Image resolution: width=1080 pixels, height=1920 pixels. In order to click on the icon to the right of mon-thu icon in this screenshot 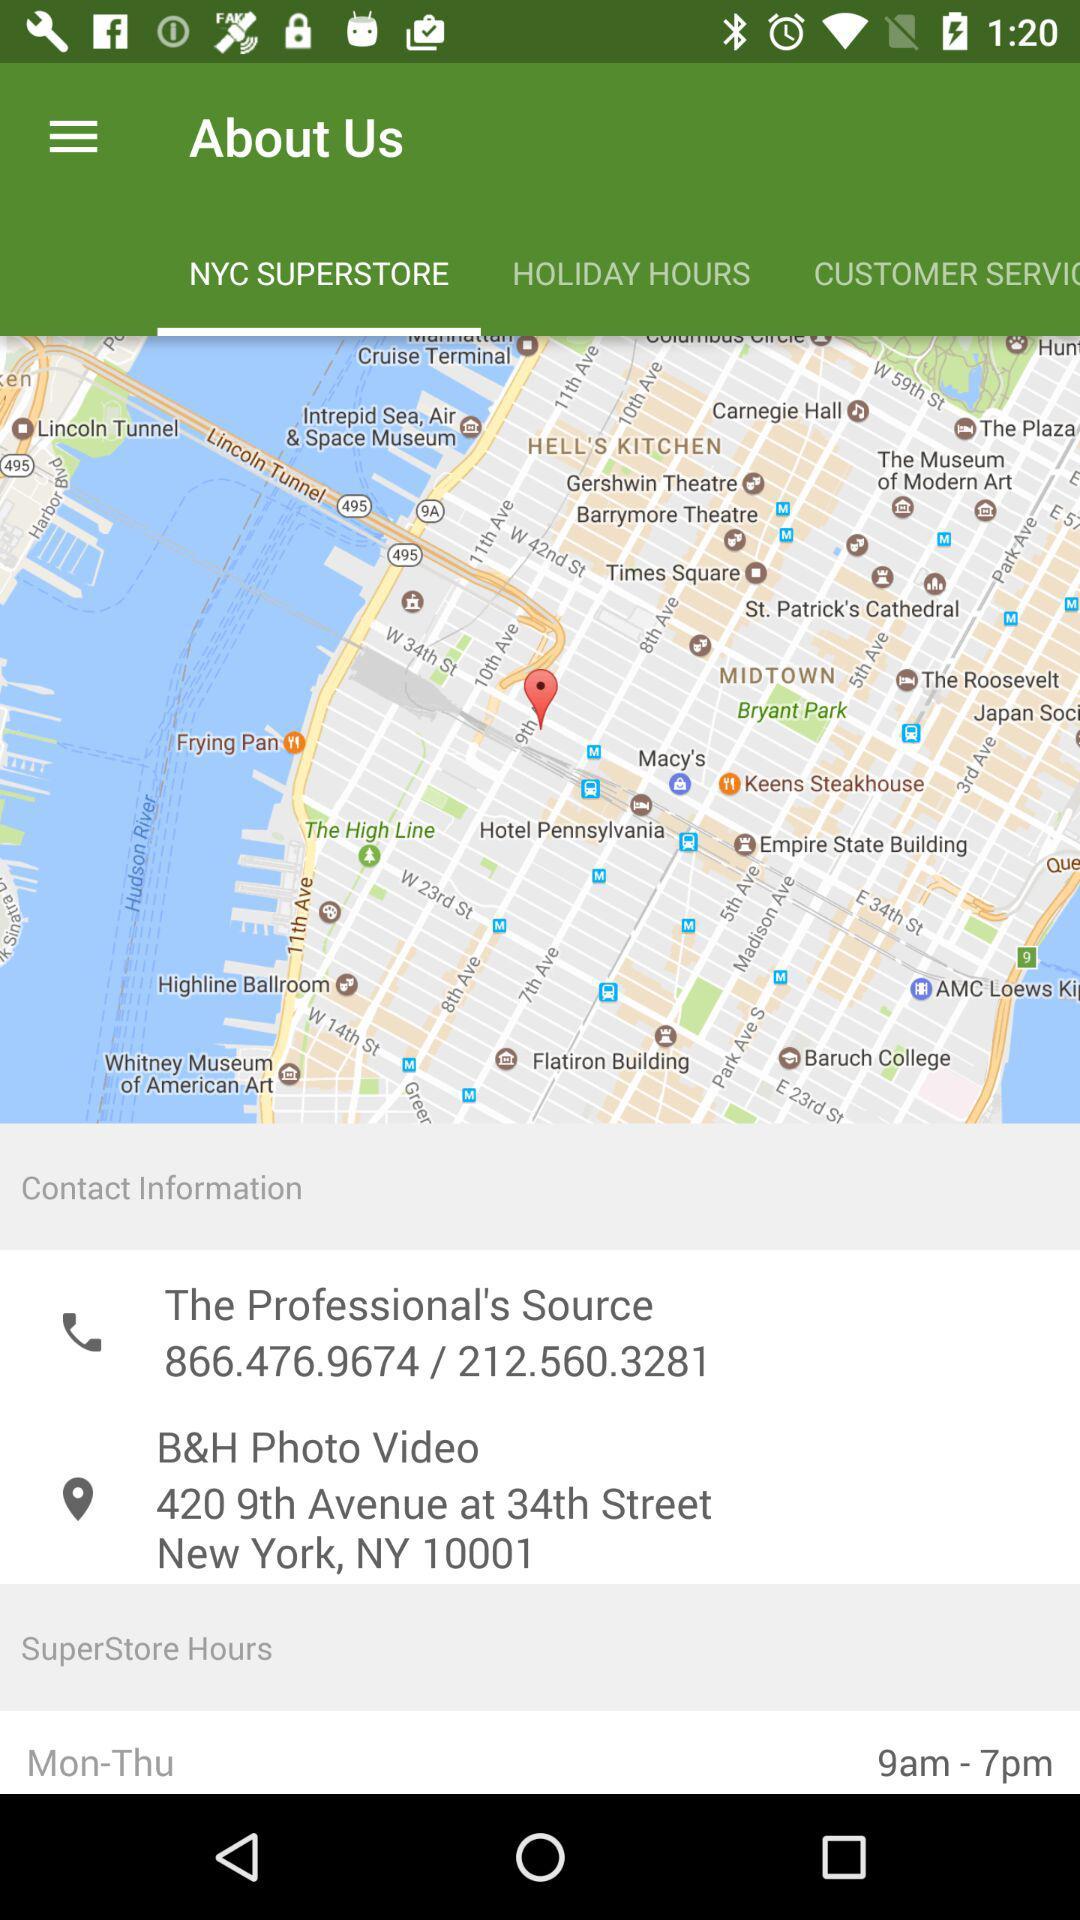, I will do `click(964, 1751)`.